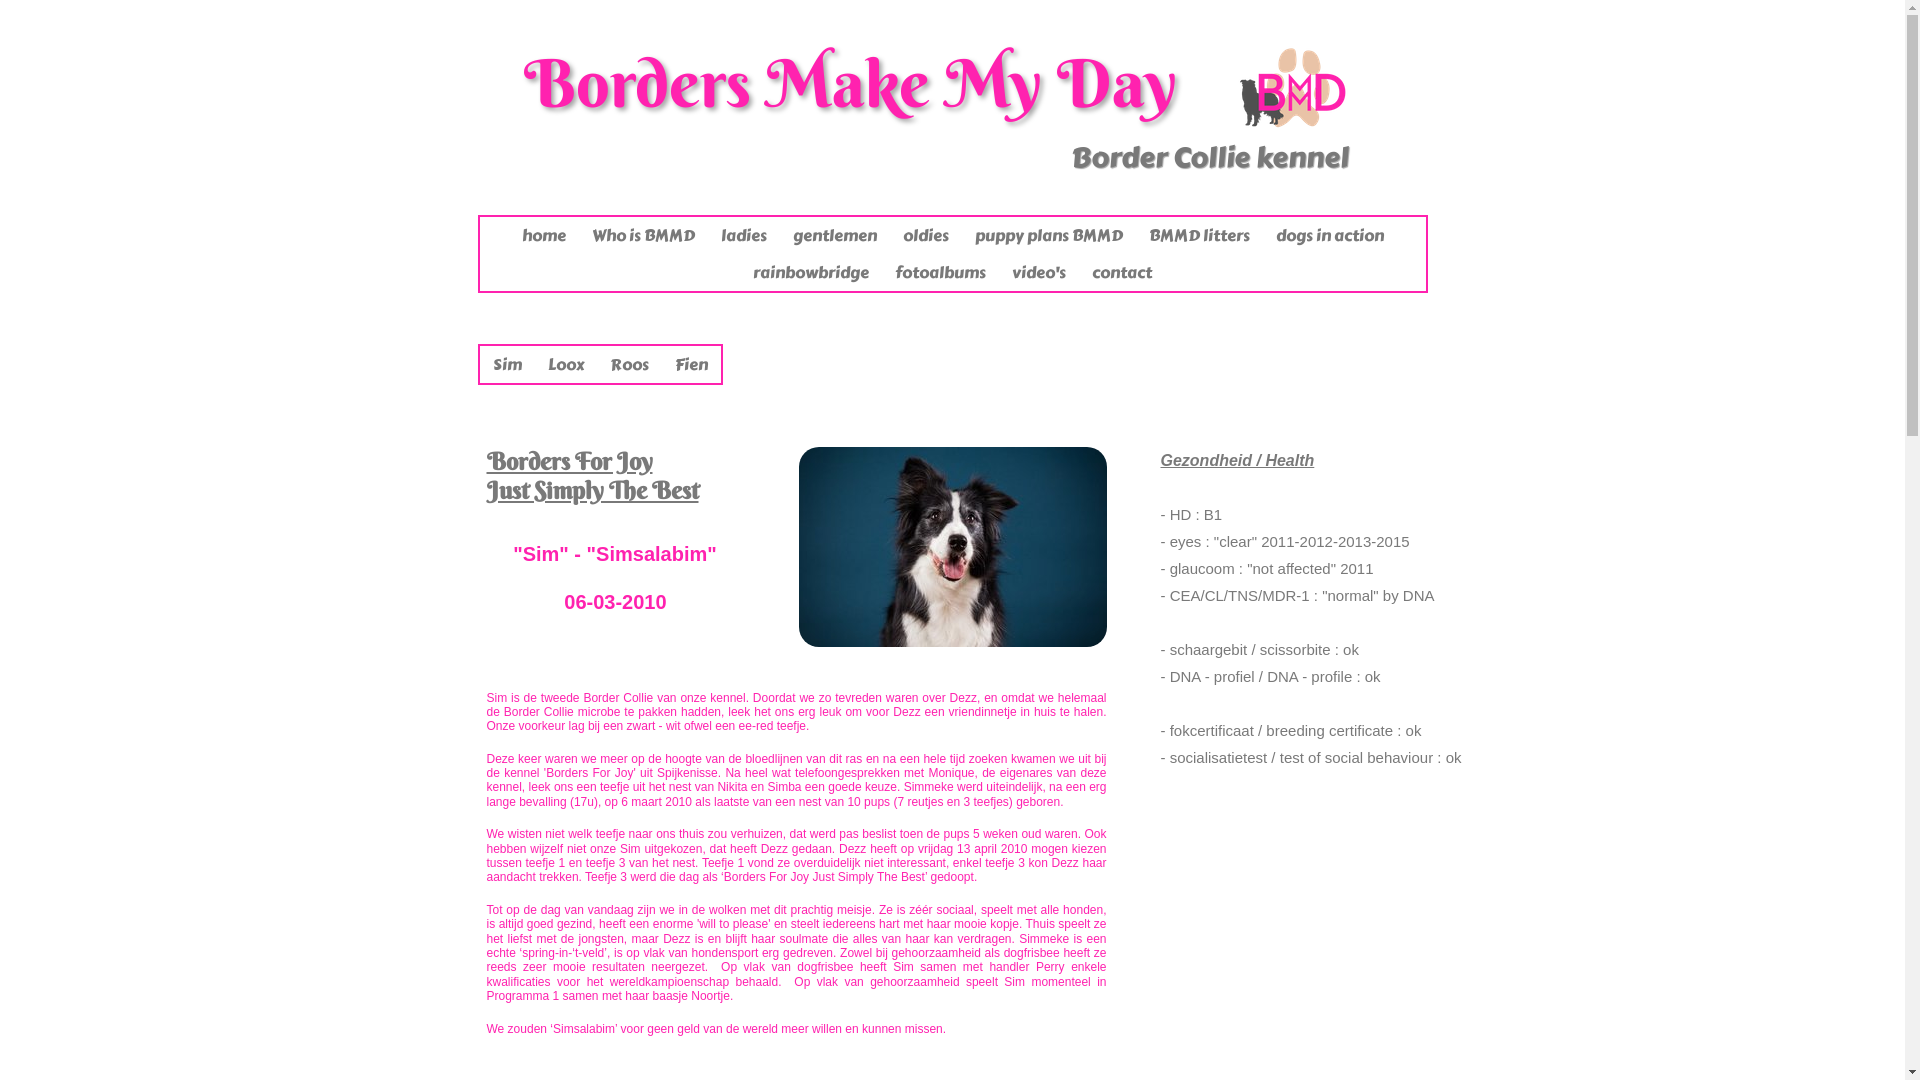 This screenshot has width=1920, height=1080. I want to click on 'fotoalbums', so click(939, 272).